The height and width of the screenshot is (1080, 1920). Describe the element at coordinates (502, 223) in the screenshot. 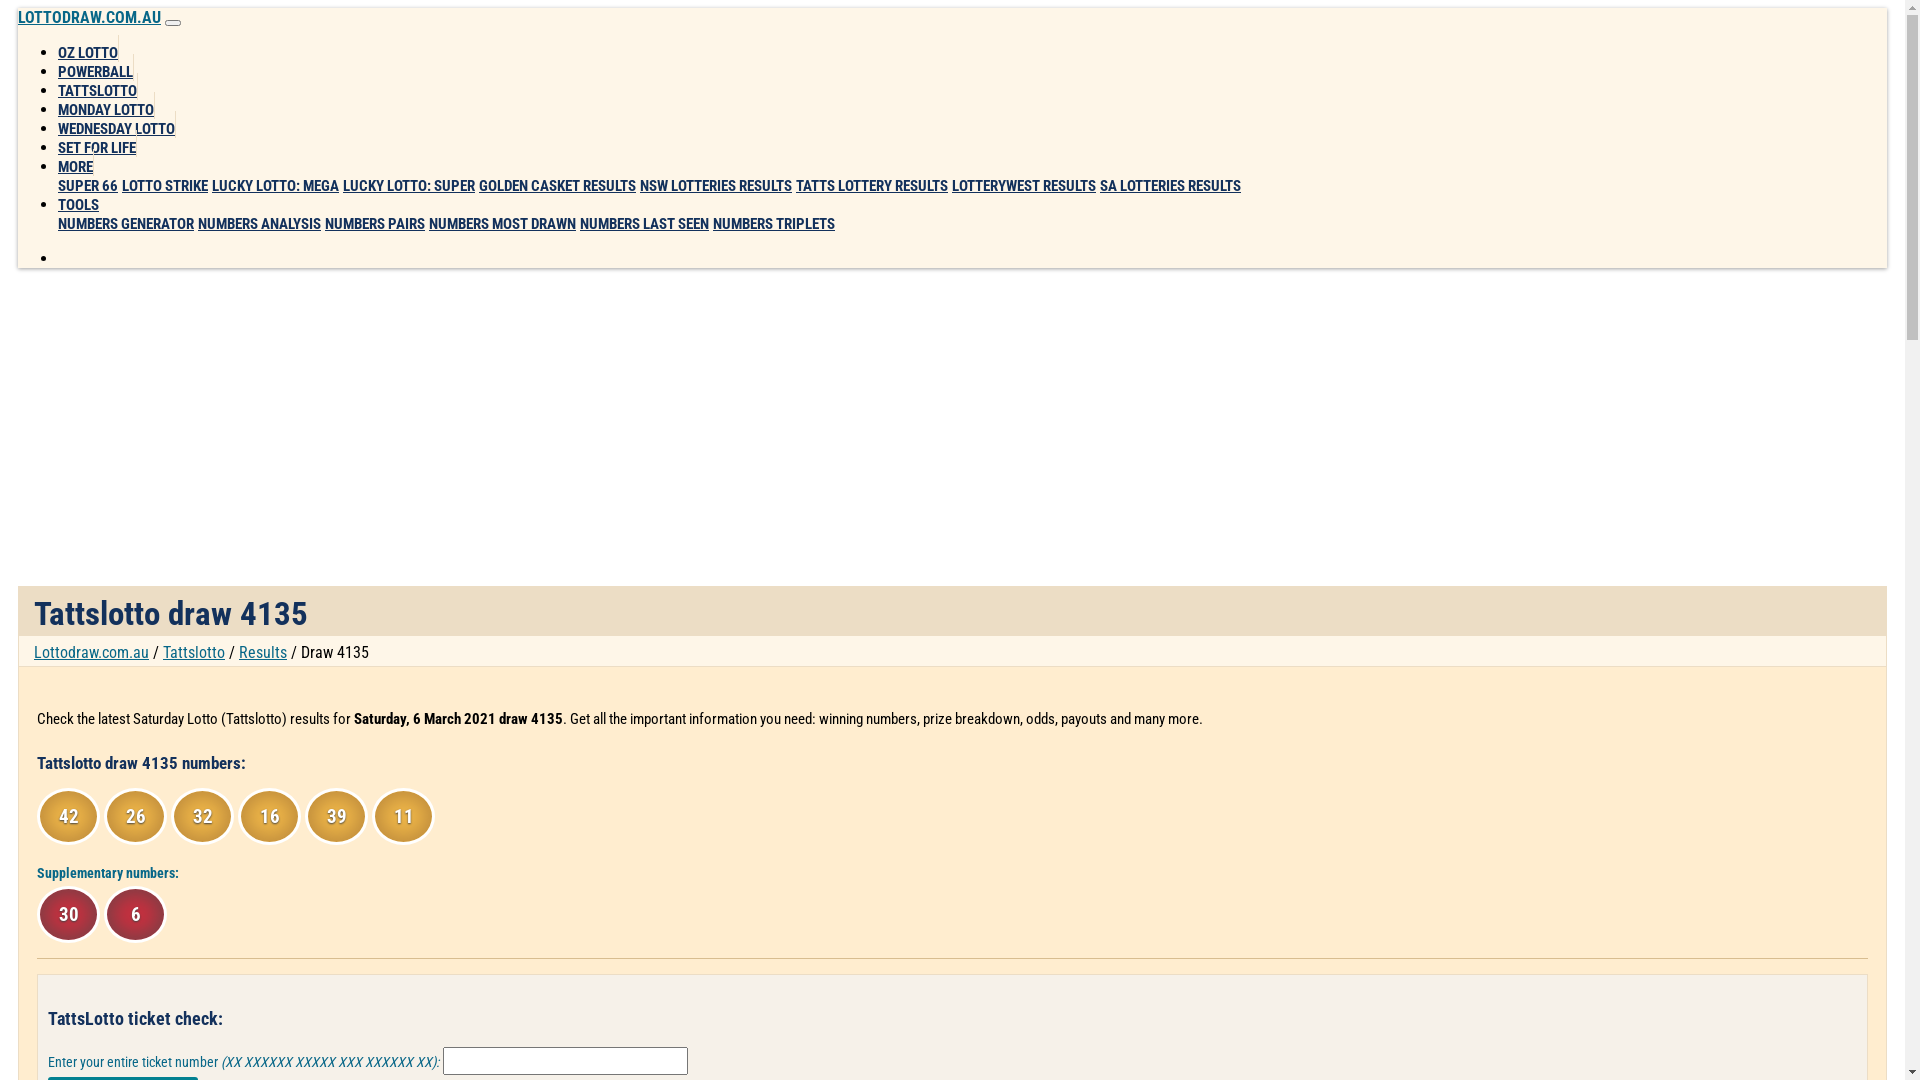

I see `'NUMBERS MOST DRAWN'` at that location.